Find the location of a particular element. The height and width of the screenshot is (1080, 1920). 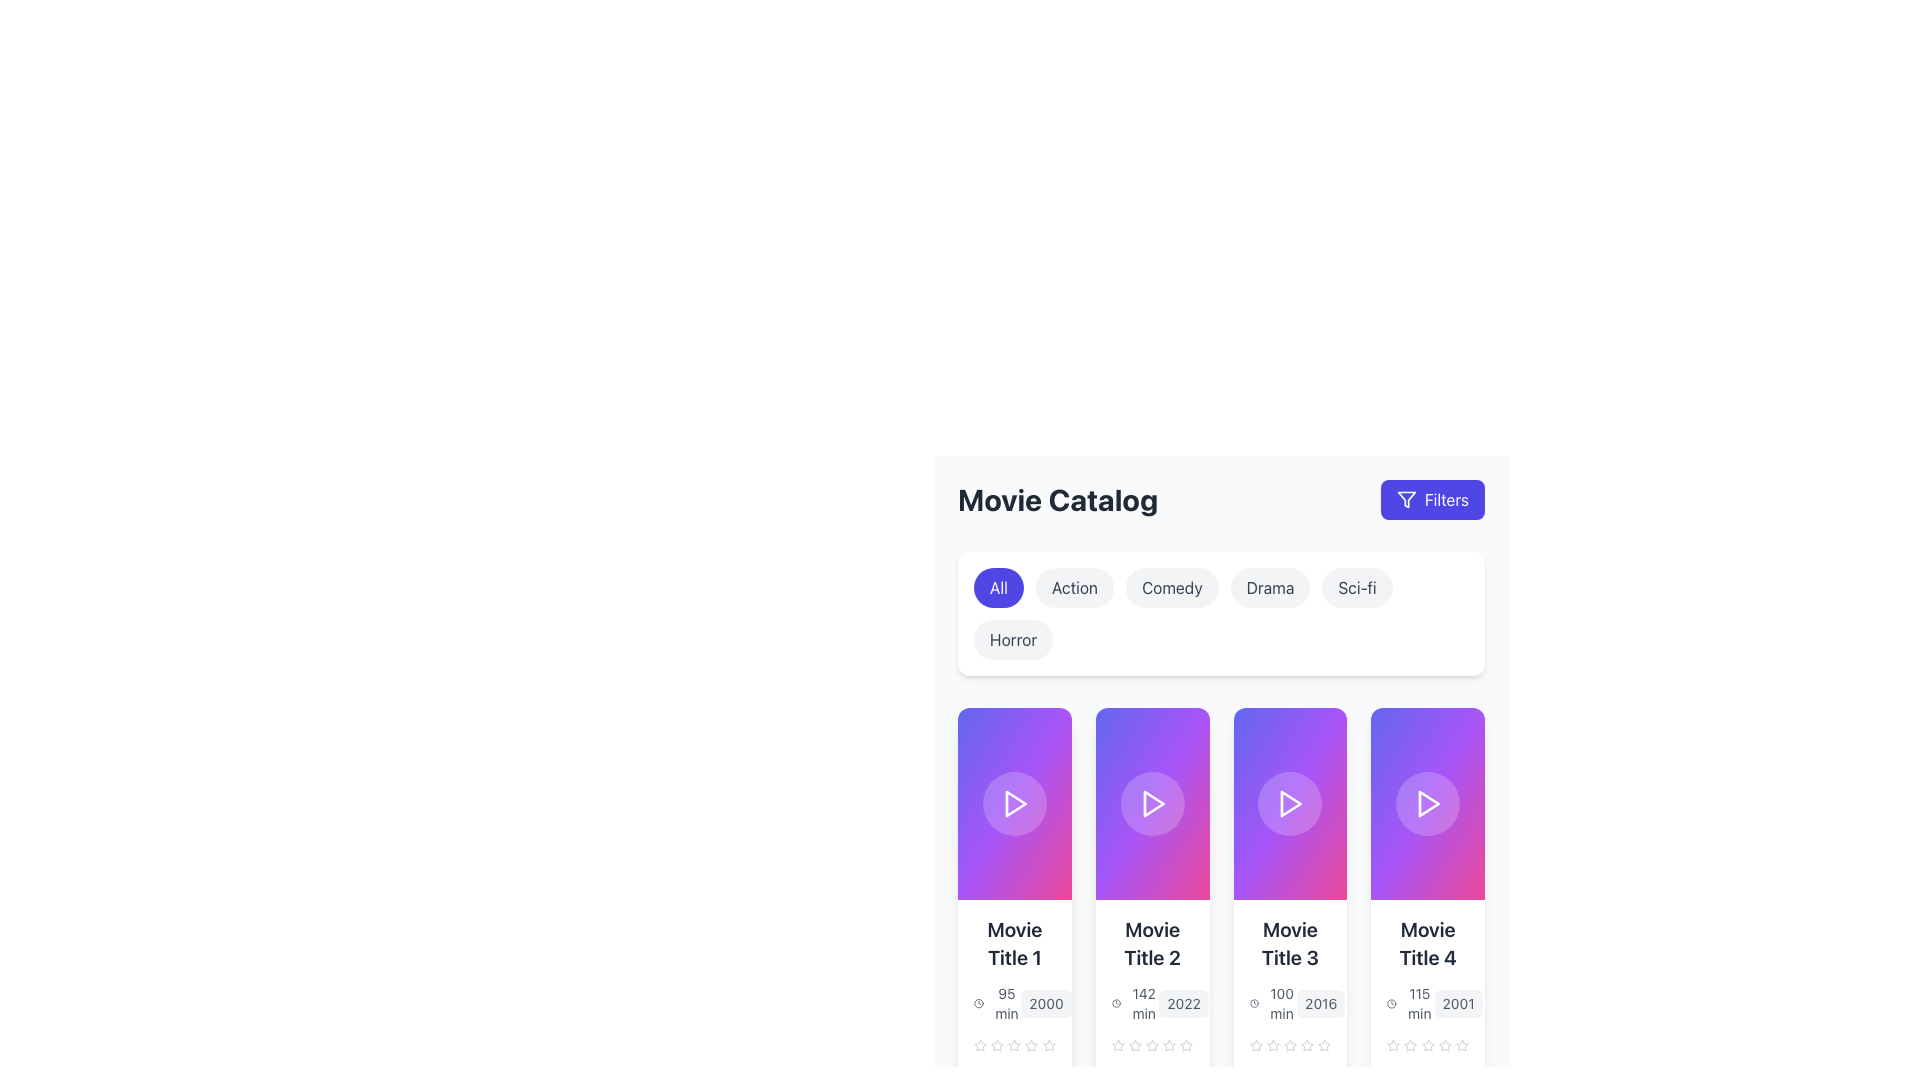

the 'All' button located in the top left of the button group below the 'Movie Catalog' heading is located at coordinates (998, 586).